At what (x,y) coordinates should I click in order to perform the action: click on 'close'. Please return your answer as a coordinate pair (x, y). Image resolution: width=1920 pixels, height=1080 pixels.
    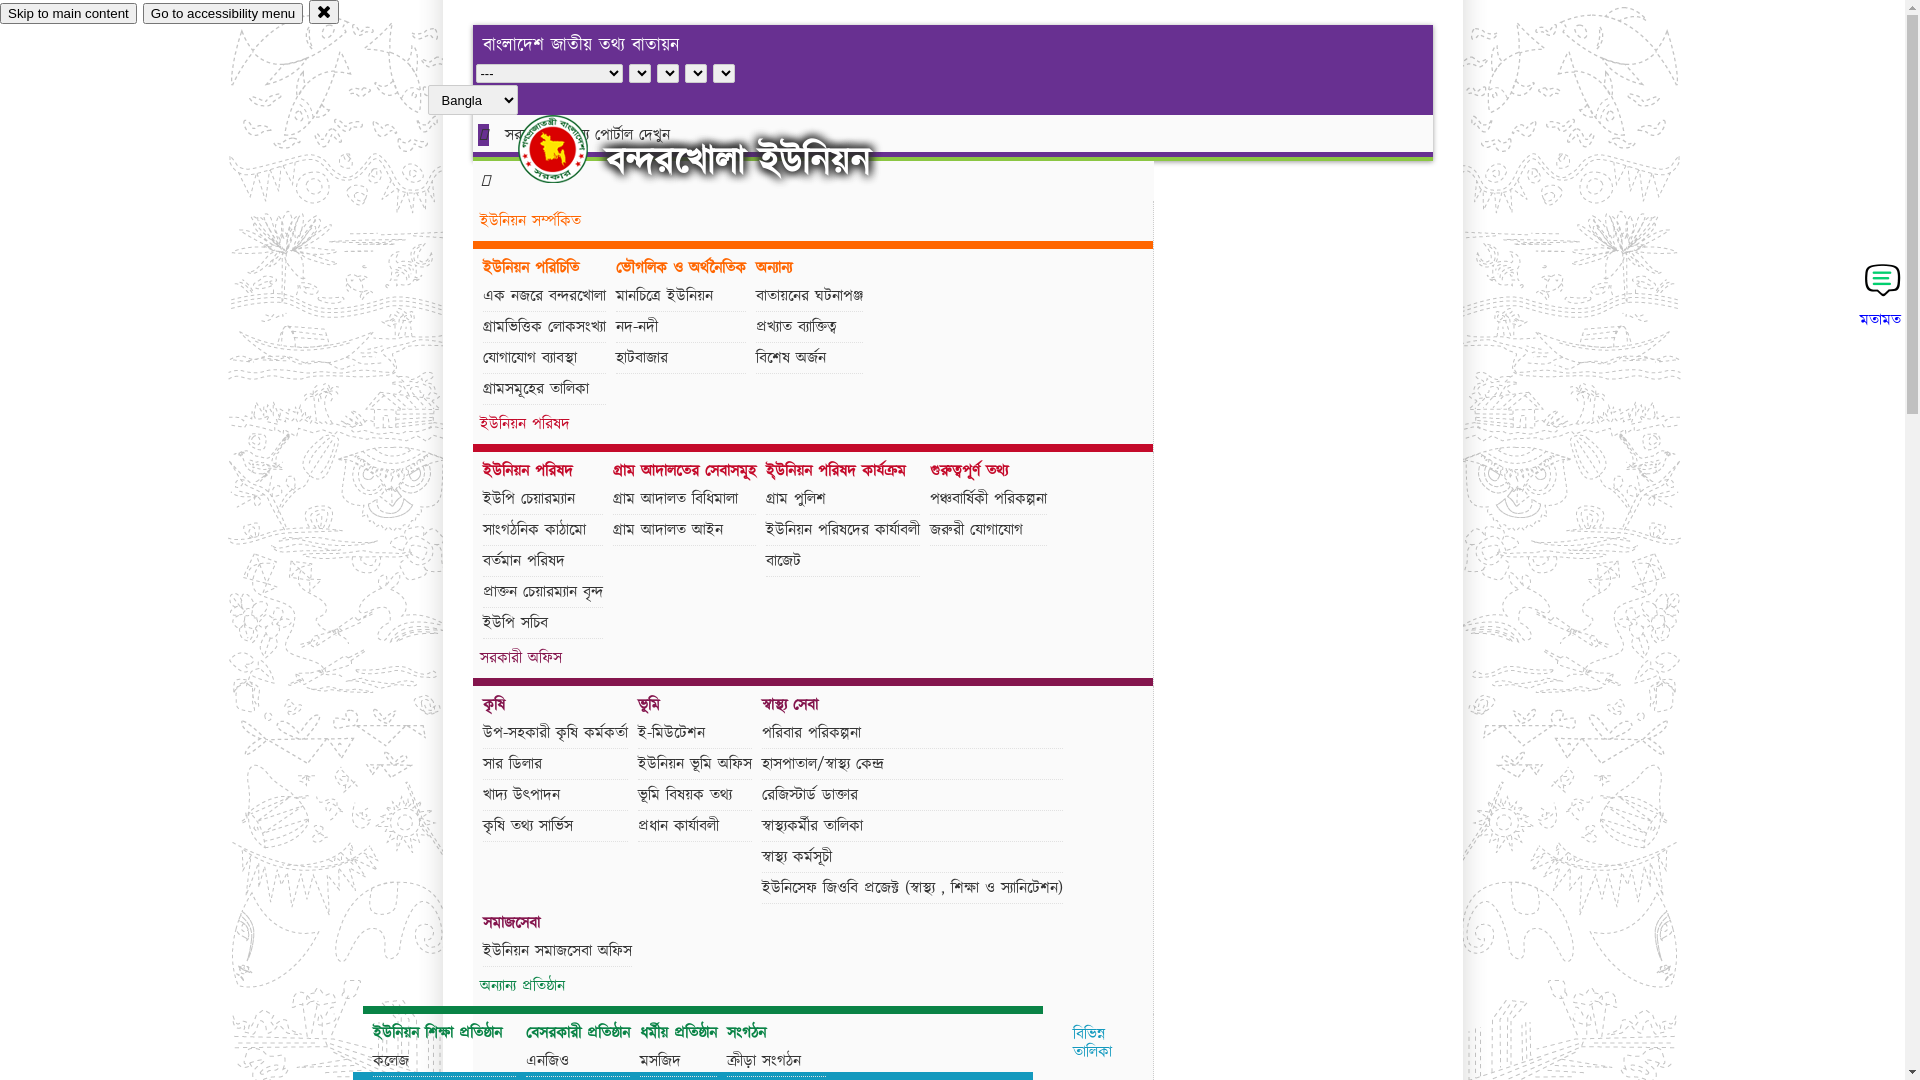
    Looking at the image, I should click on (324, 11).